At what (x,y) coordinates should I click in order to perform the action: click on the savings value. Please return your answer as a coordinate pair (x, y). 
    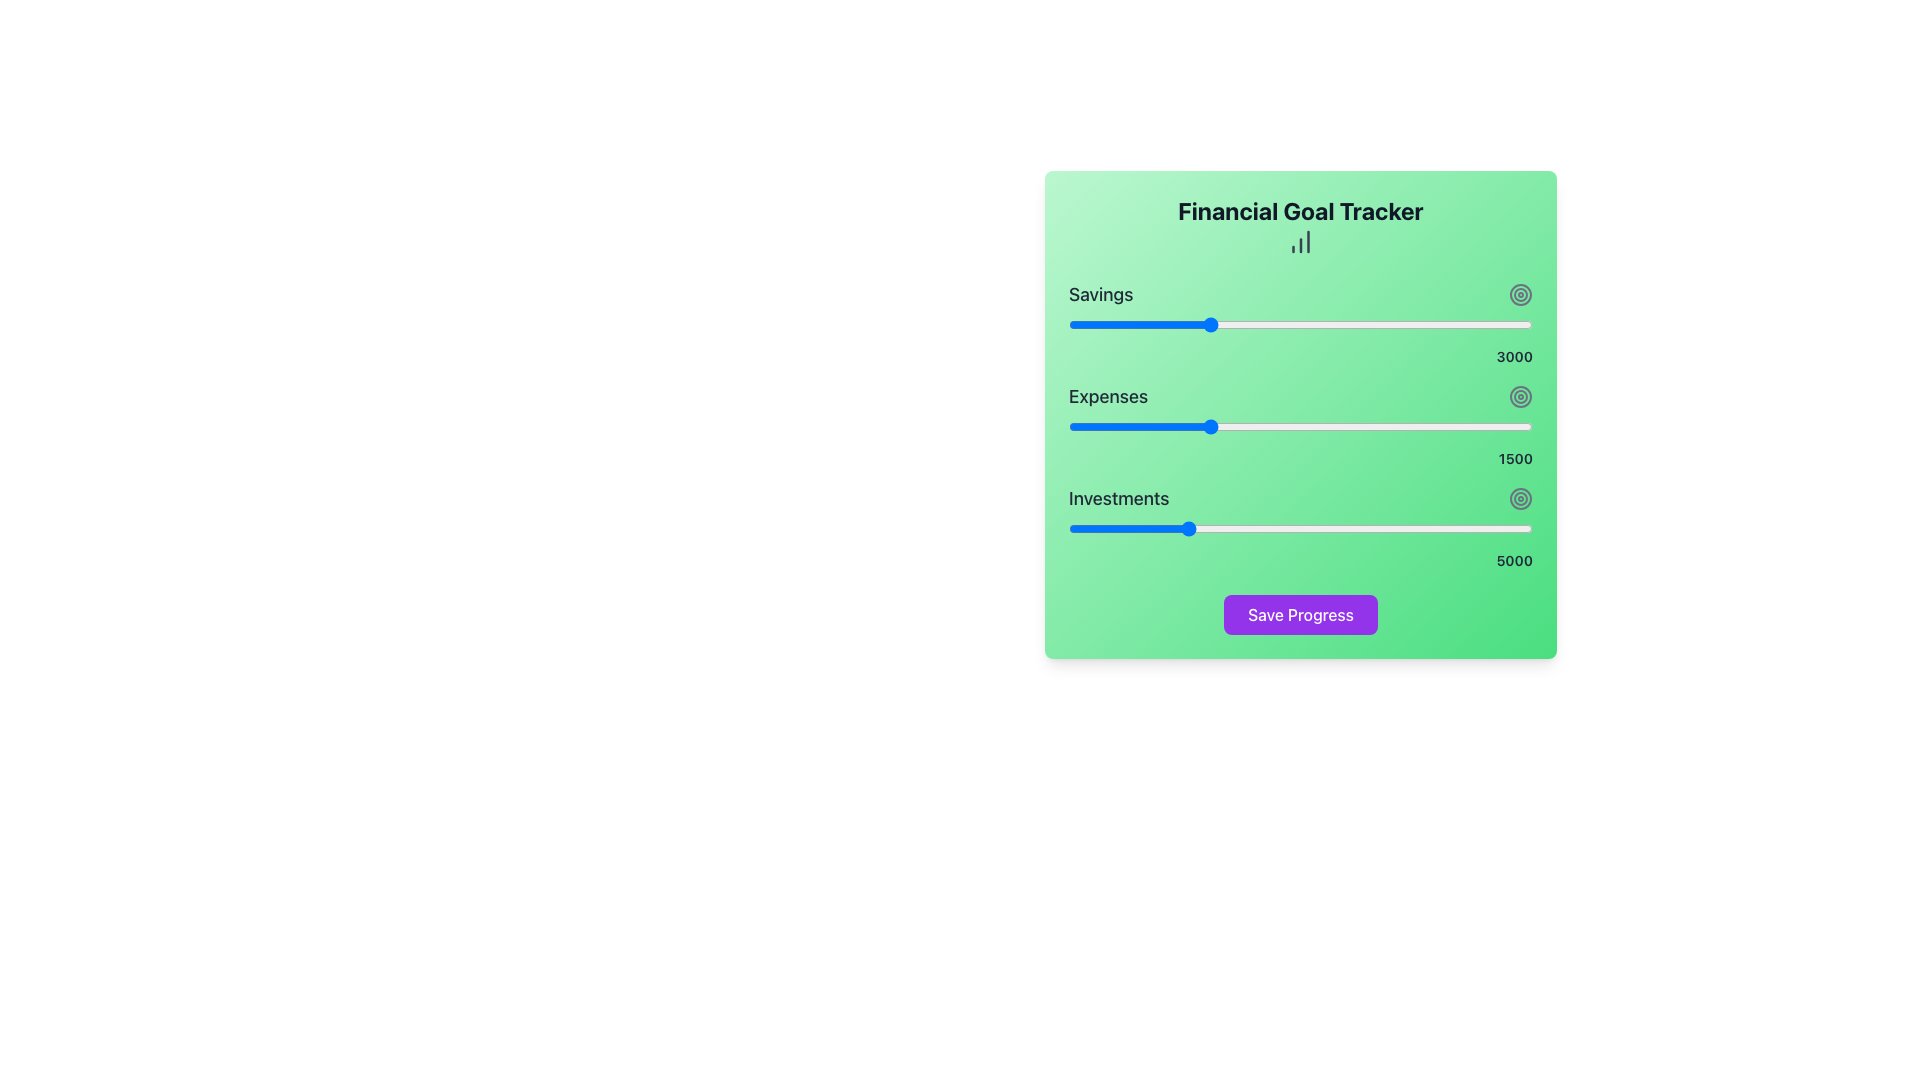
    Looking at the image, I should click on (1253, 323).